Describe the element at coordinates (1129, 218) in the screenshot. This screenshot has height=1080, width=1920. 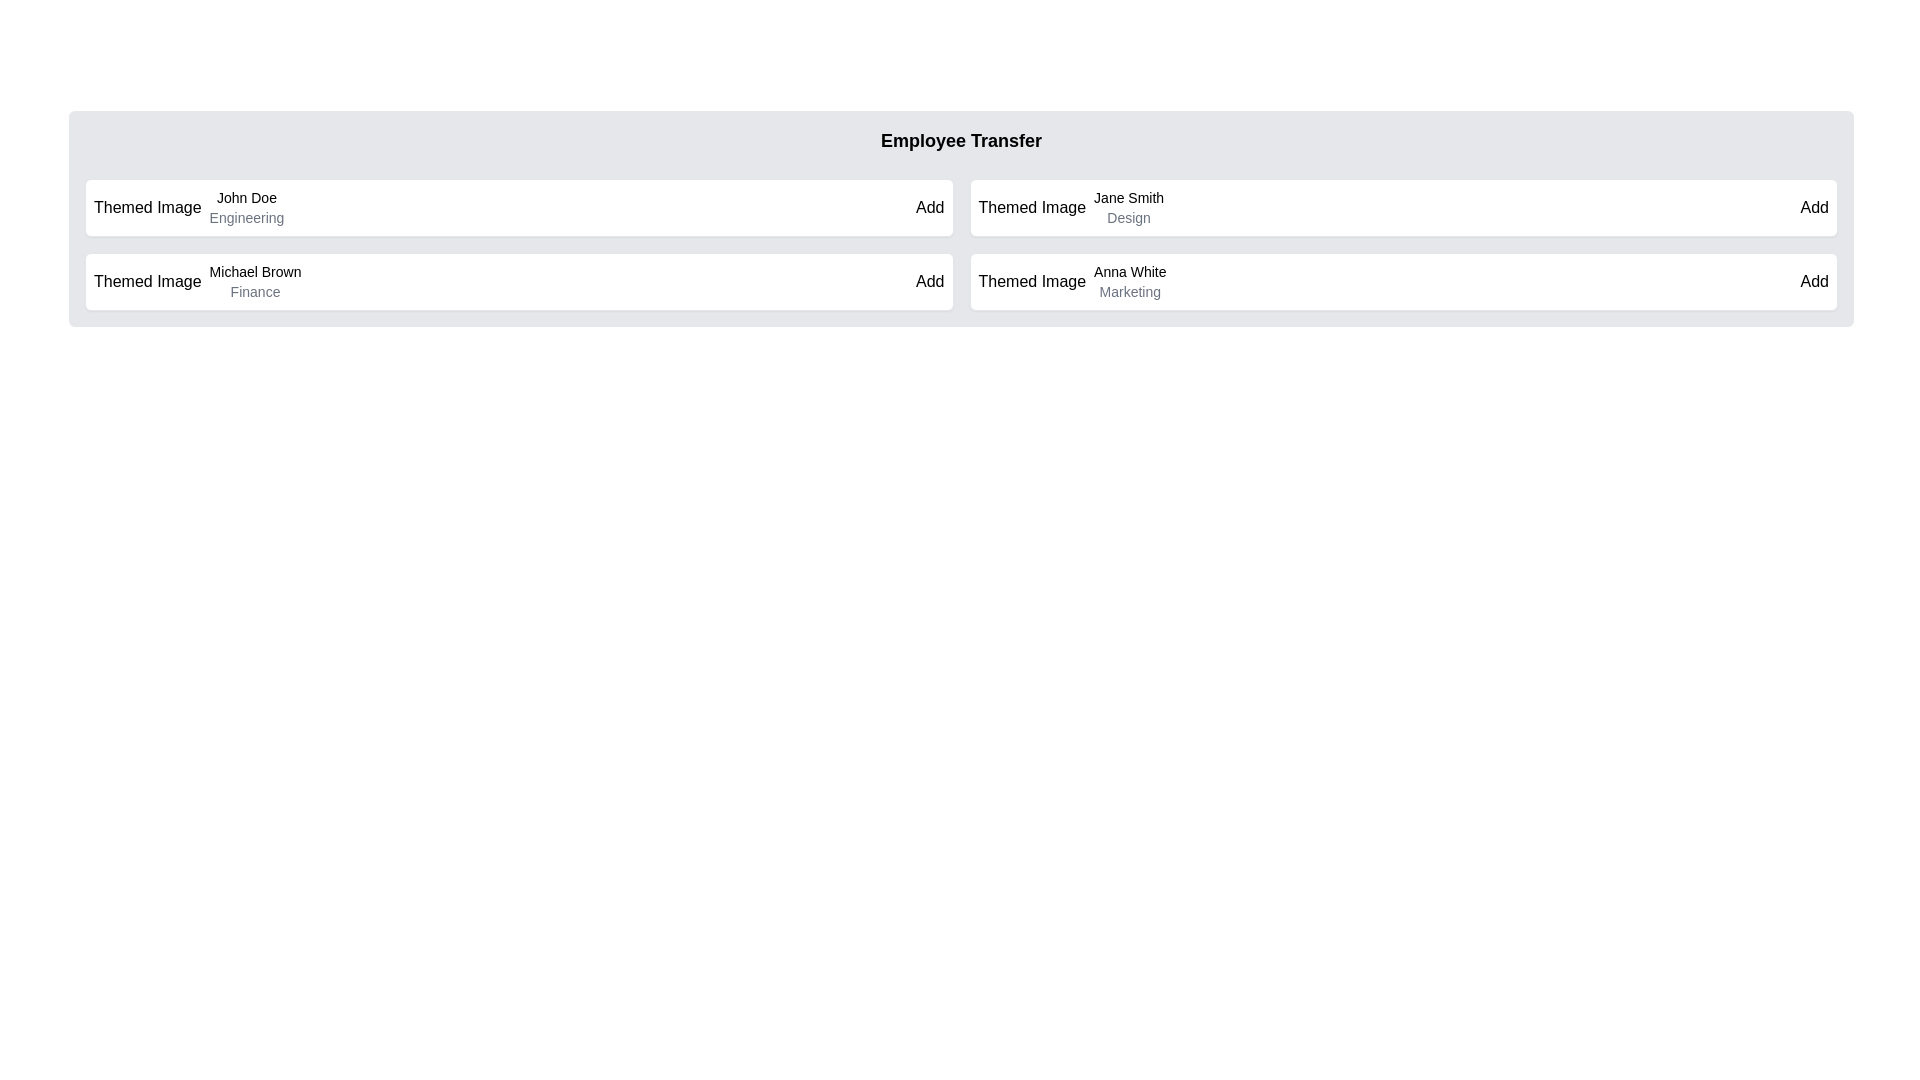
I see `the text label displaying 'Design', which is positioned below 'Jane Smith' in the top row of the right column` at that location.